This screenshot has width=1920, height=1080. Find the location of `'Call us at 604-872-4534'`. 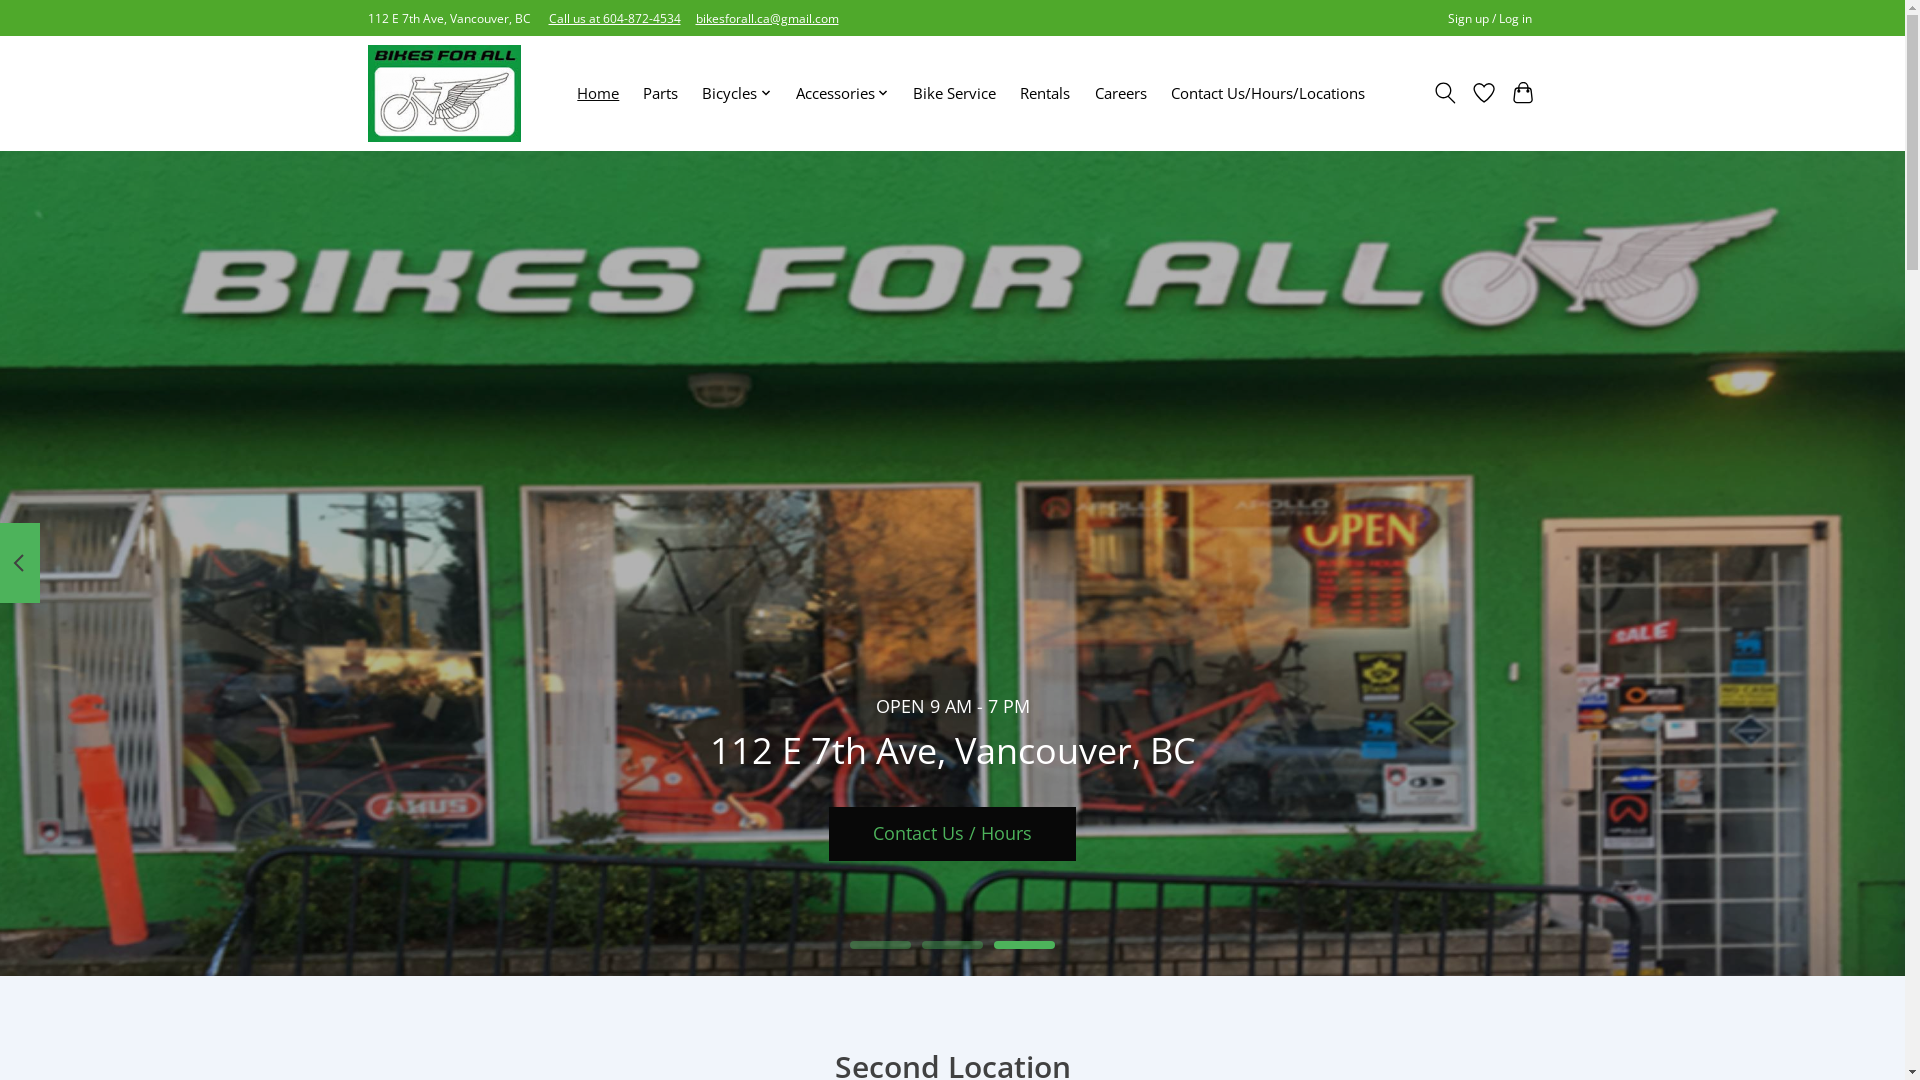

'Call us at 604-872-4534' is located at coordinates (613, 18).